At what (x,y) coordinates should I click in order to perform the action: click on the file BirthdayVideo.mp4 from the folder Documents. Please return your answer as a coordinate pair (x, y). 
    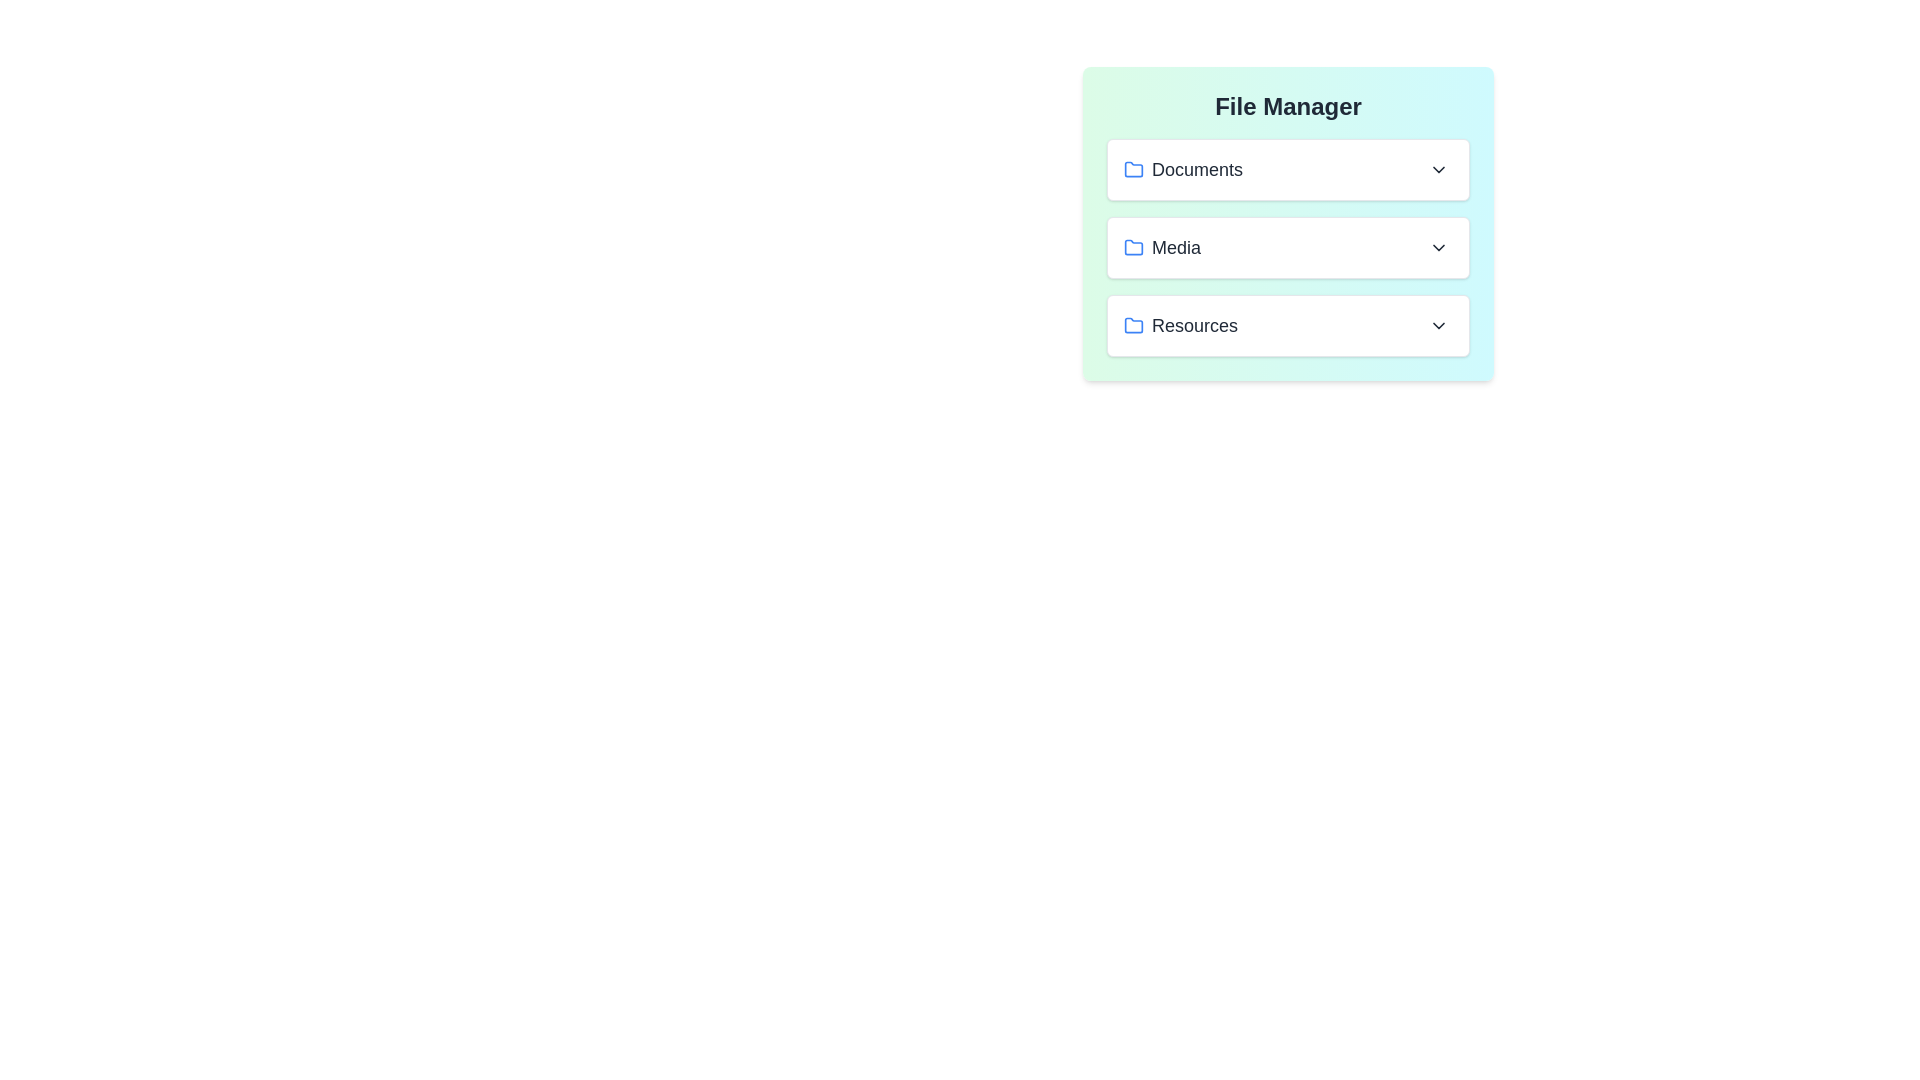
    Looking at the image, I should click on (1288, 168).